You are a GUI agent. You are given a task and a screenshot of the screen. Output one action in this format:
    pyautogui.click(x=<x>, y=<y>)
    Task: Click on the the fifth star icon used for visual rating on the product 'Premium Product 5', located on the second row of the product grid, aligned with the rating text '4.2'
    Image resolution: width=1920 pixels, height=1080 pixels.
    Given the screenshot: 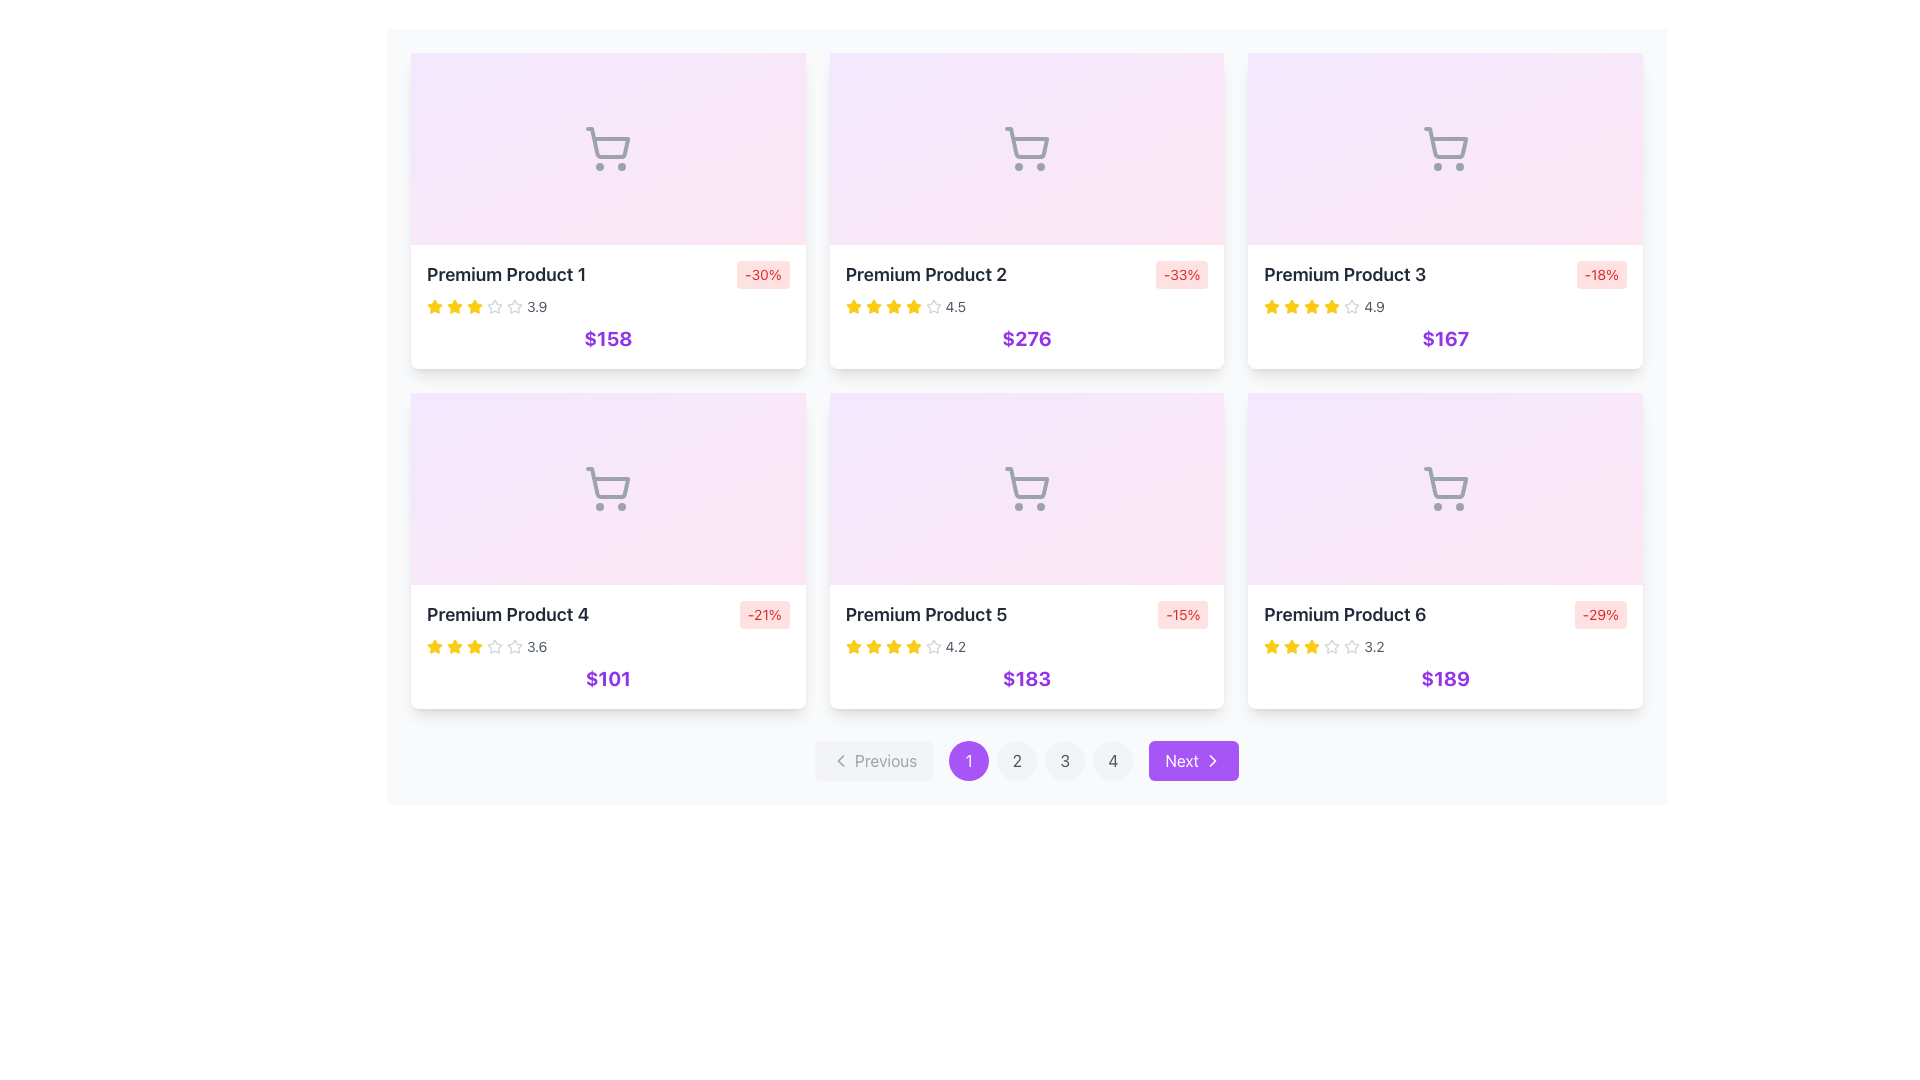 What is the action you would take?
    pyautogui.click(x=892, y=647)
    